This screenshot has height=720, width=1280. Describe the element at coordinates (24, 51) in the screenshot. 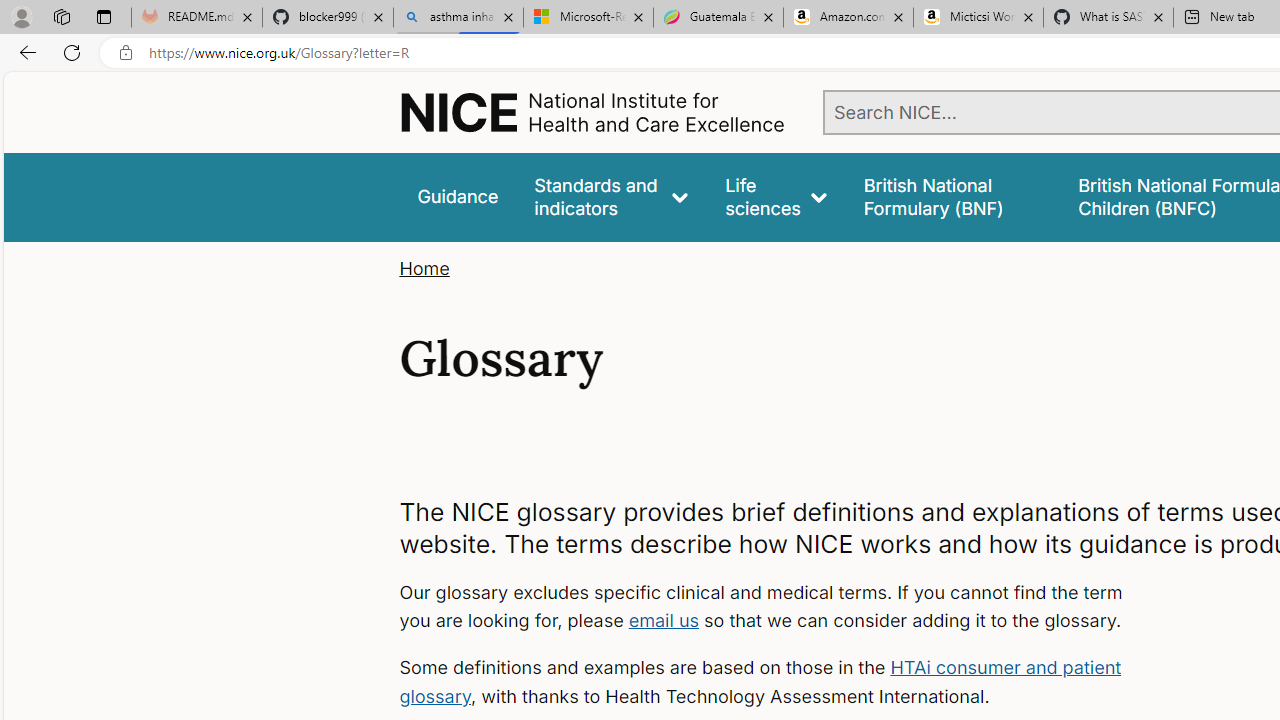

I see `'Back'` at that location.